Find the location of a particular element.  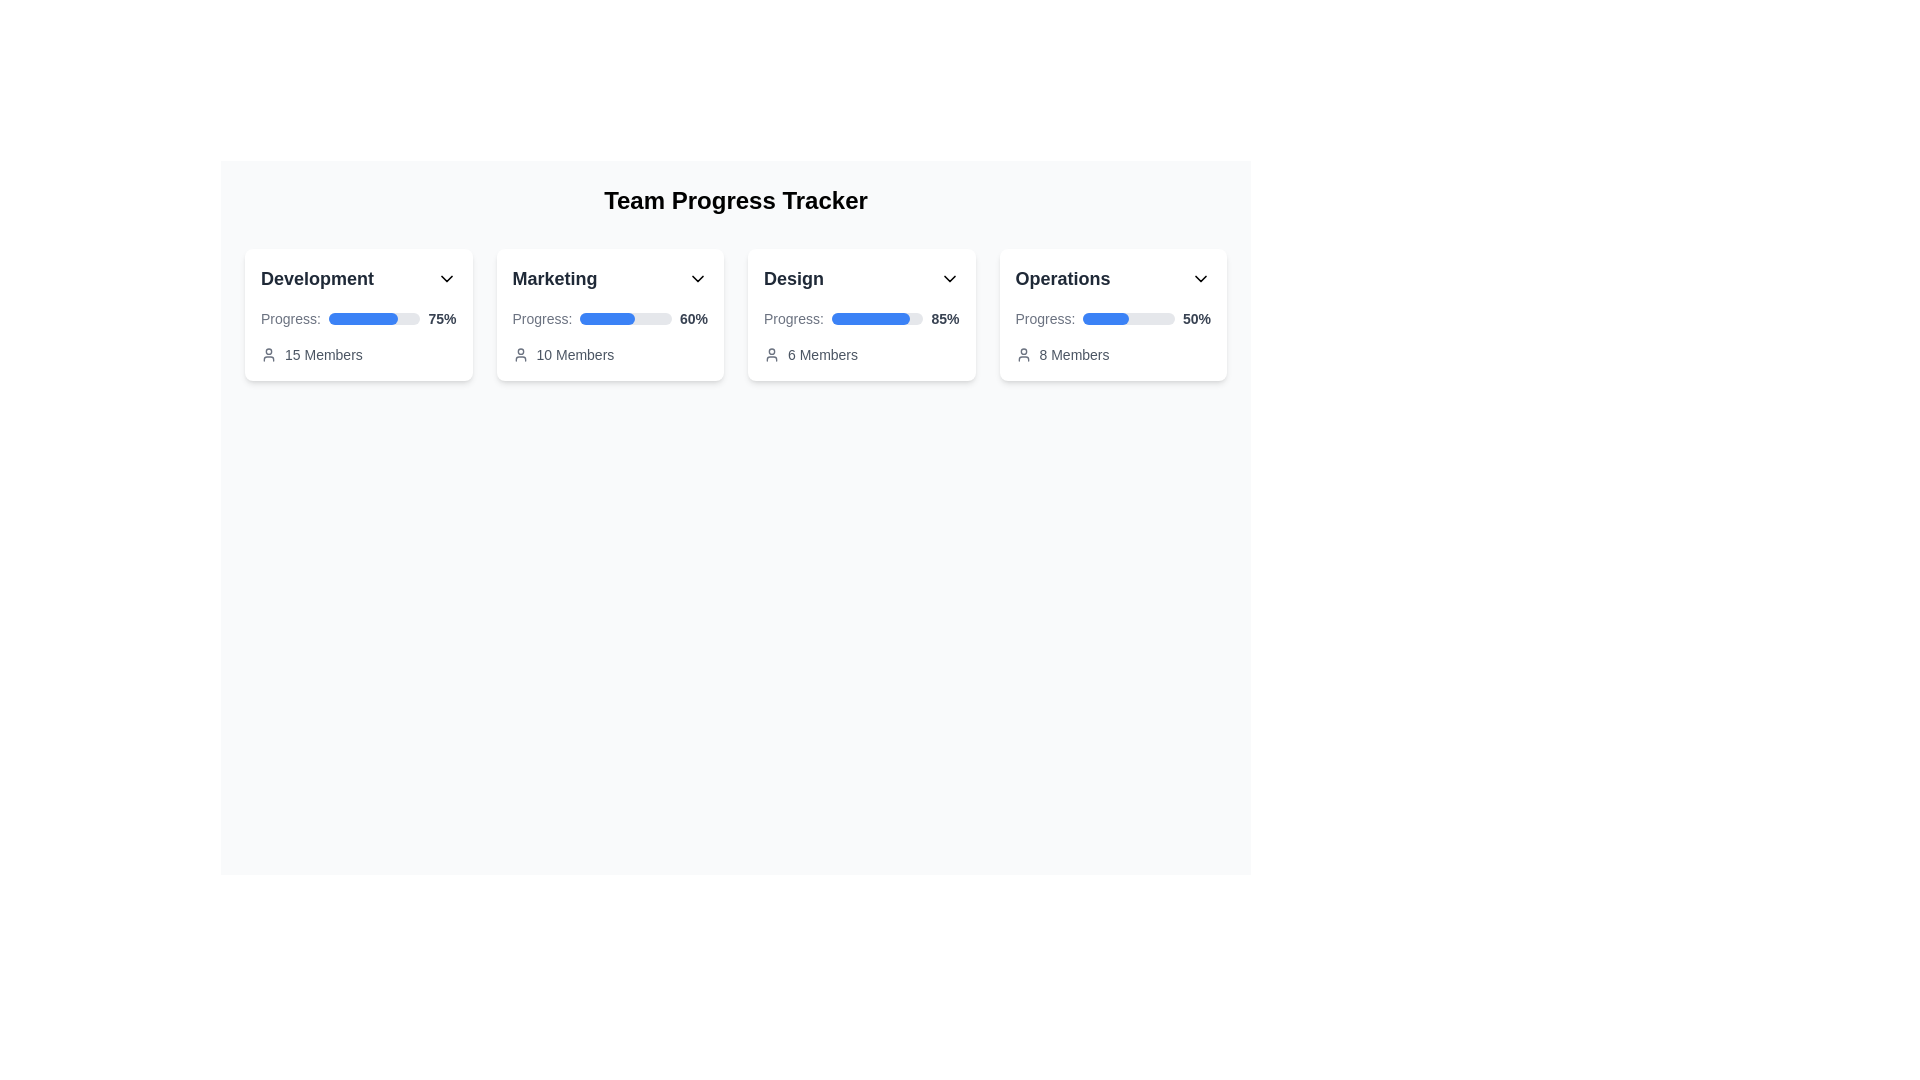

the Informational card that displays the project's development progress percentage and team size, located in the first column of the grid layout, adjacent to 'Marketing', 'Design', and 'Operations' is located at coordinates (358, 315).